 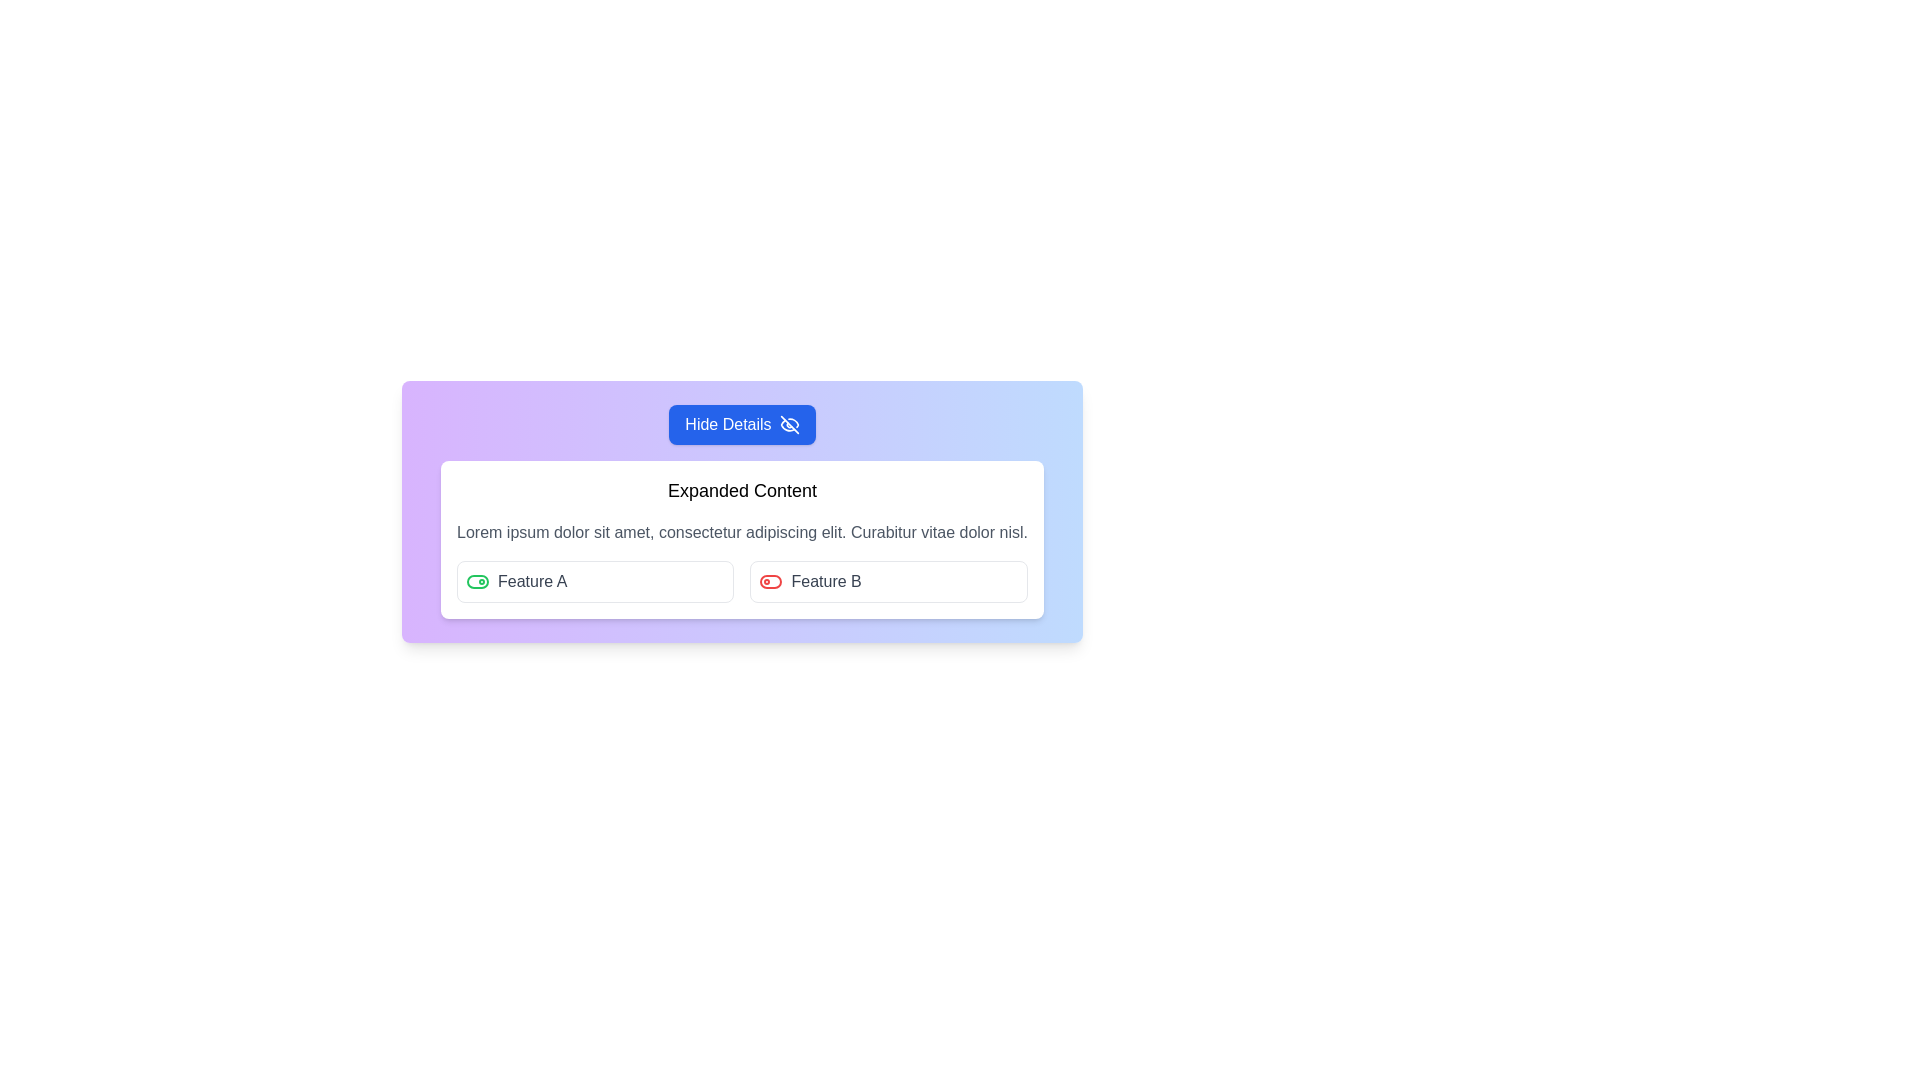 What do you see at coordinates (788, 423) in the screenshot?
I see `the decorative SVG line within the hide icon, which is part of the 'Hide Details' functionality located at the top-center of the card layout` at bounding box center [788, 423].